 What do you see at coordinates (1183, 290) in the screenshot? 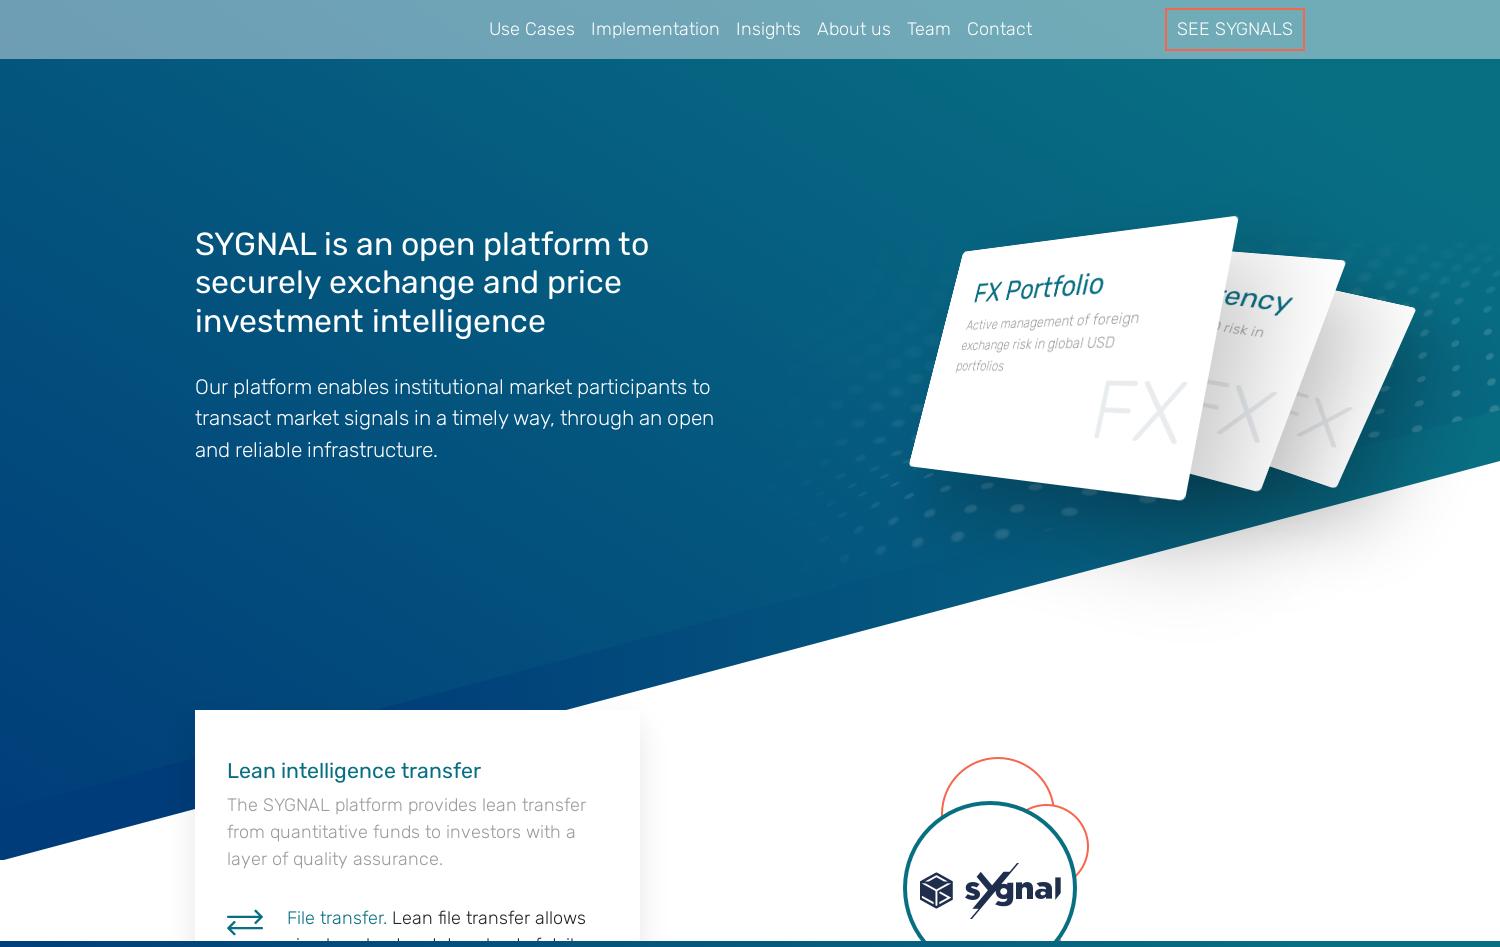
I see `'USDSEK Currency'` at bounding box center [1183, 290].